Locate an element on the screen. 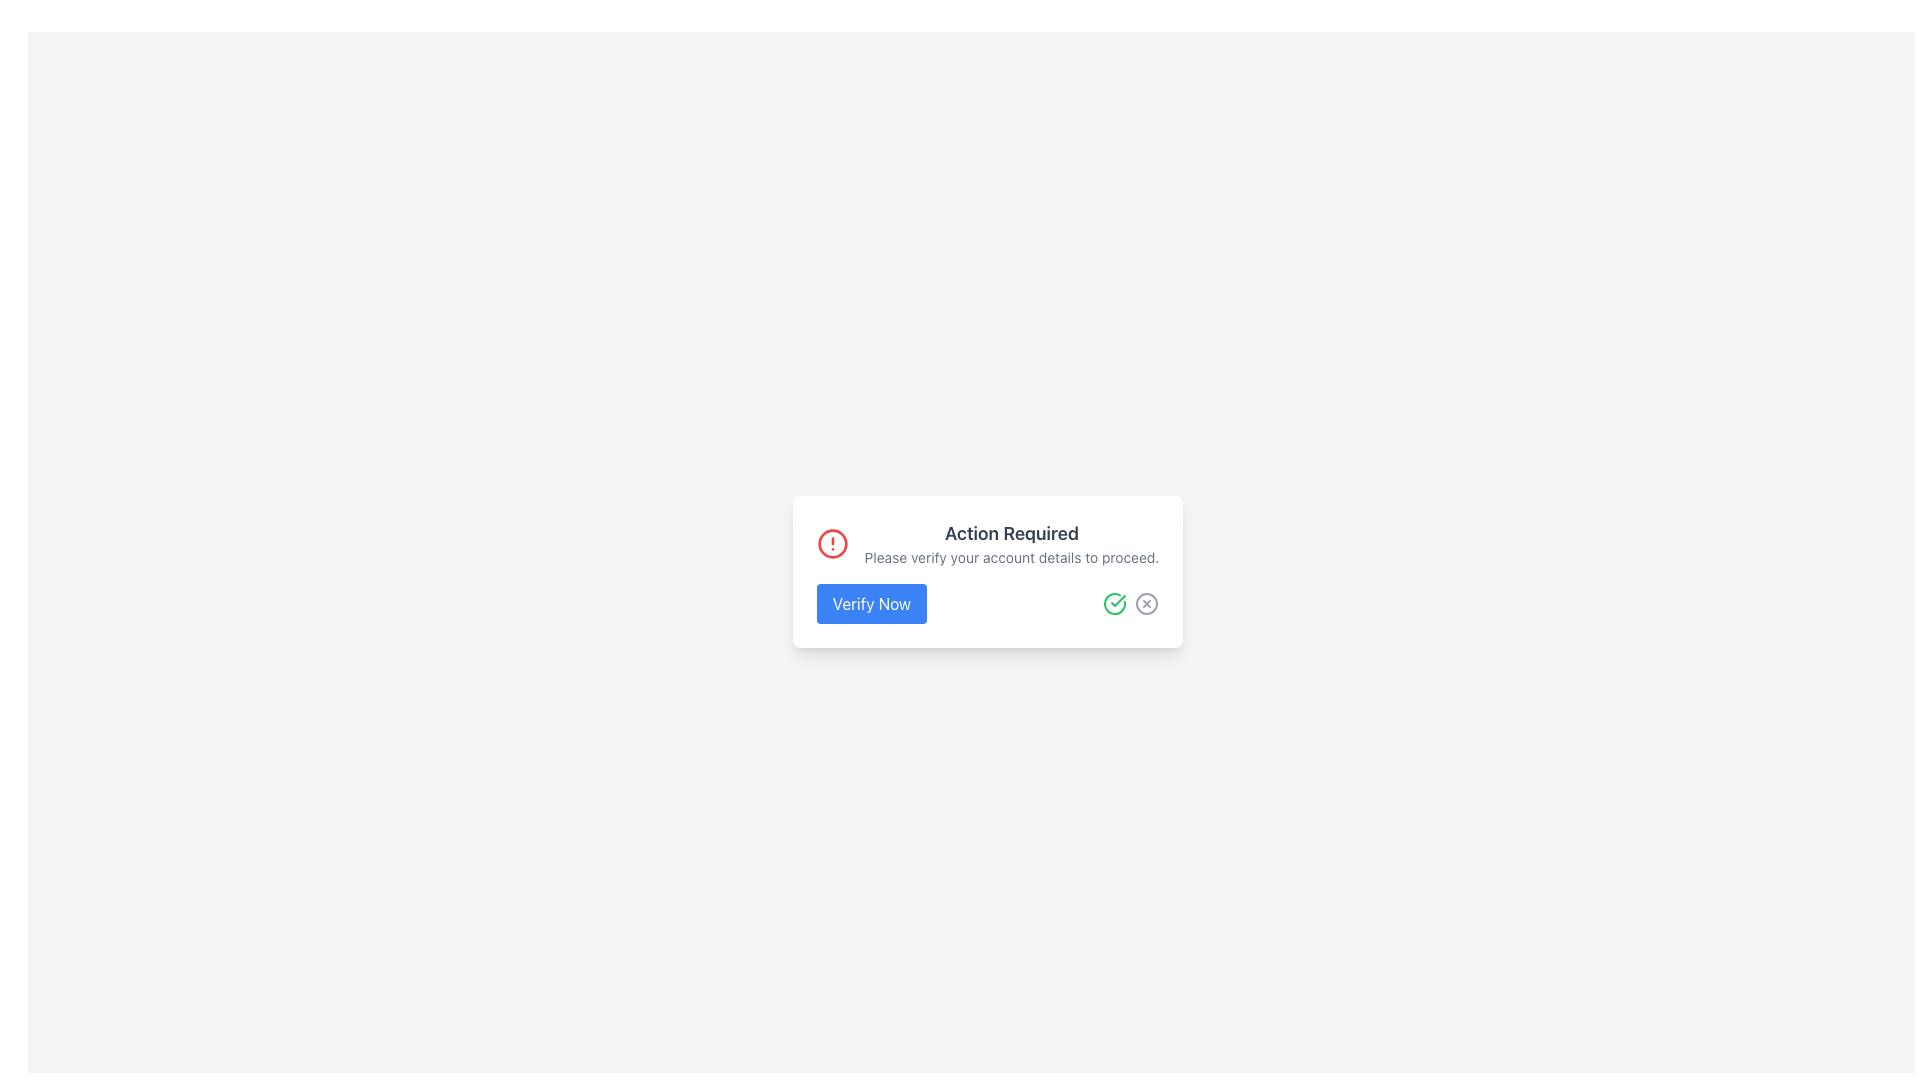  the circular icon with an 'X' mark in its center, which is the last item in a horizontal row of icons is located at coordinates (1147, 603).